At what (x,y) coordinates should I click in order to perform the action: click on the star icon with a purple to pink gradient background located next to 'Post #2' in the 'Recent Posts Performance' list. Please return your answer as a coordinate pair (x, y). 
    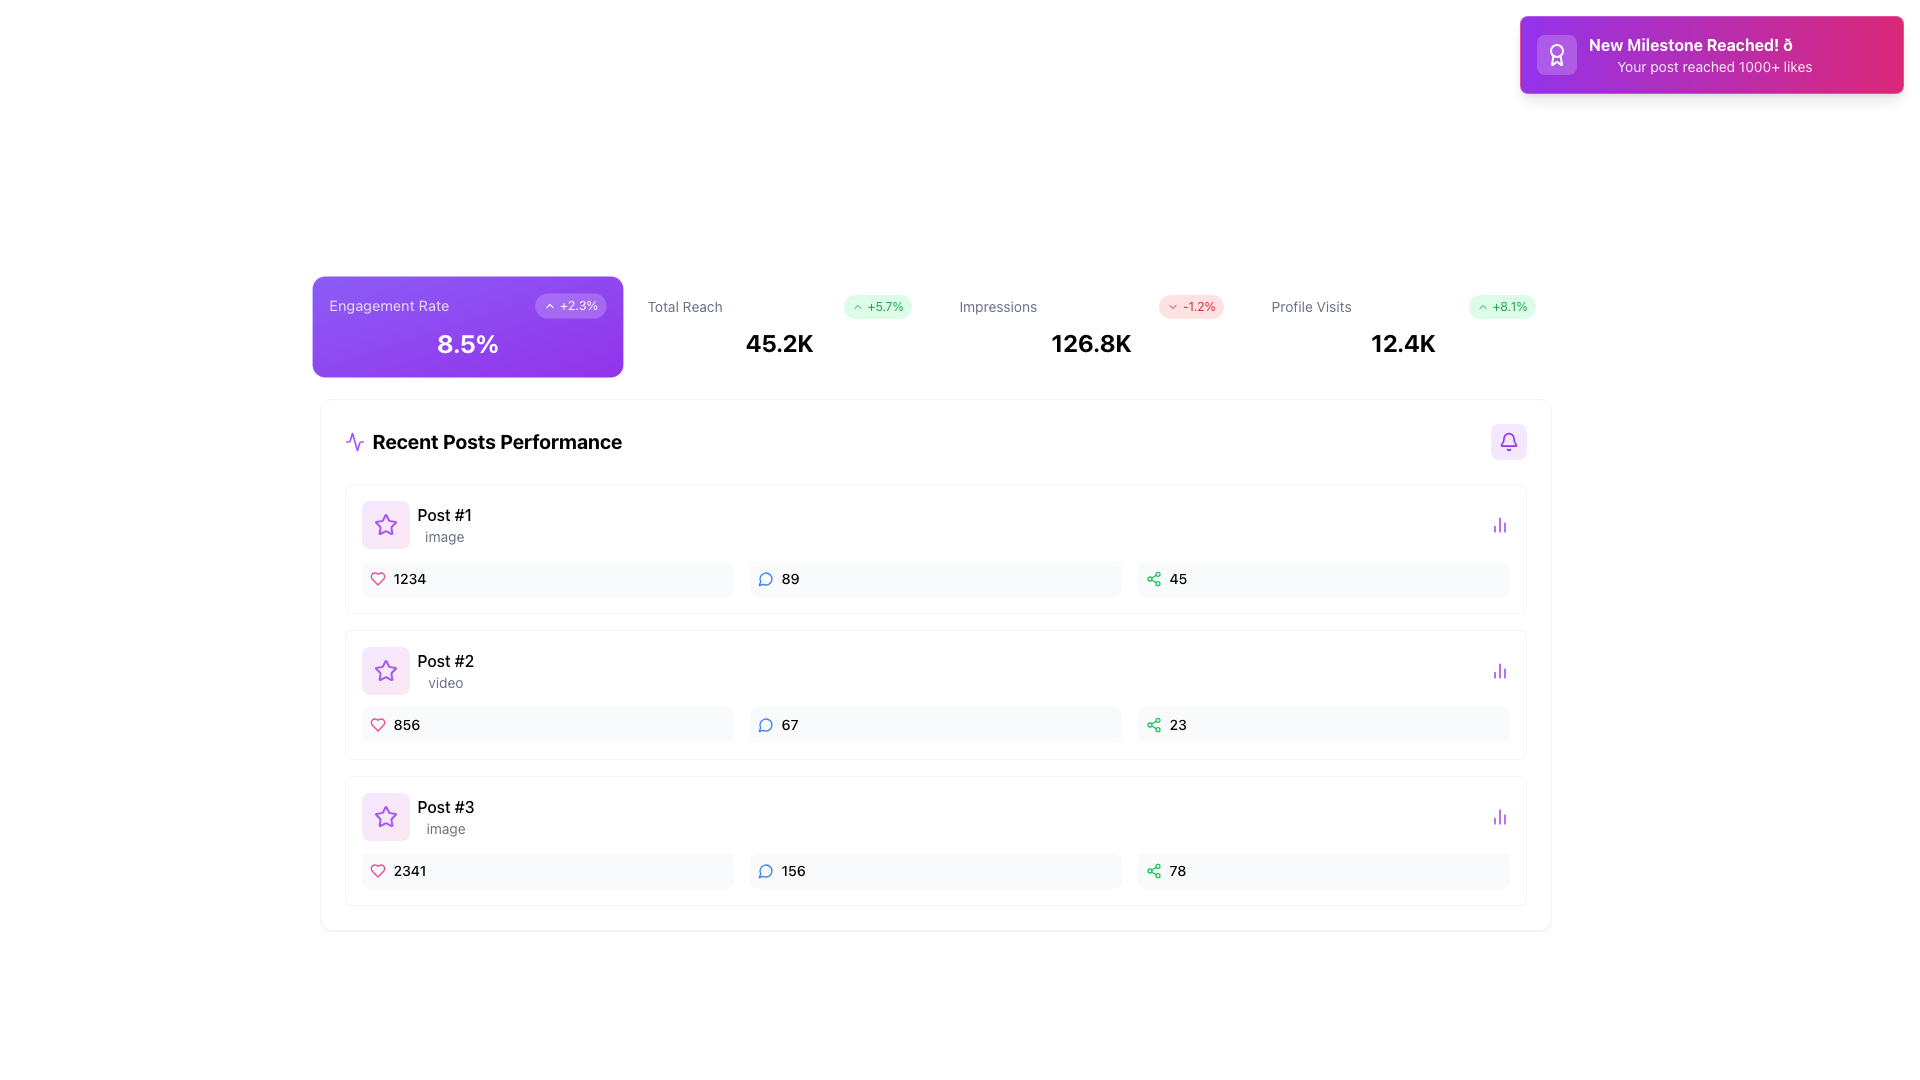
    Looking at the image, I should click on (385, 671).